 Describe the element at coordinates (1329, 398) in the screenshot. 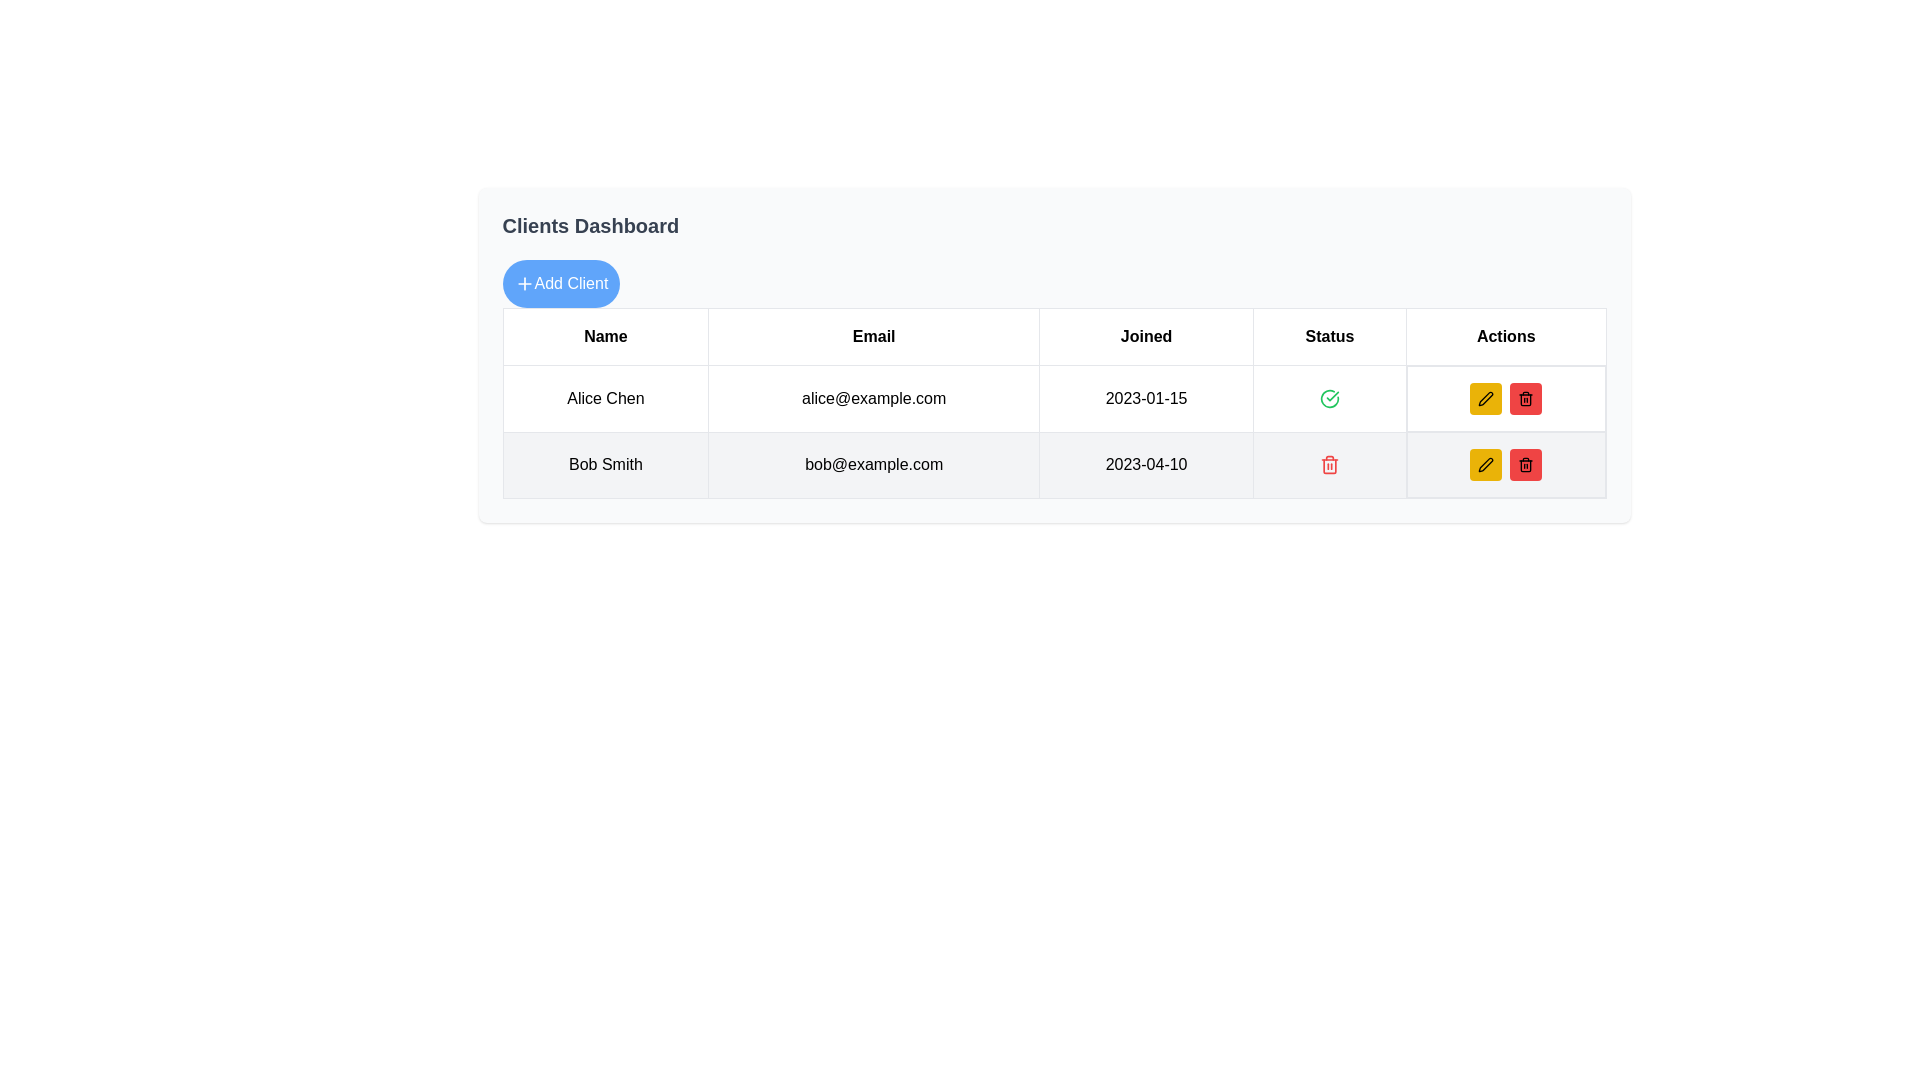

I see `the visual status indicated by the confirmation icon located in the 'Status' column of the first row of the table, which features a green circular border and a checkmark` at that location.